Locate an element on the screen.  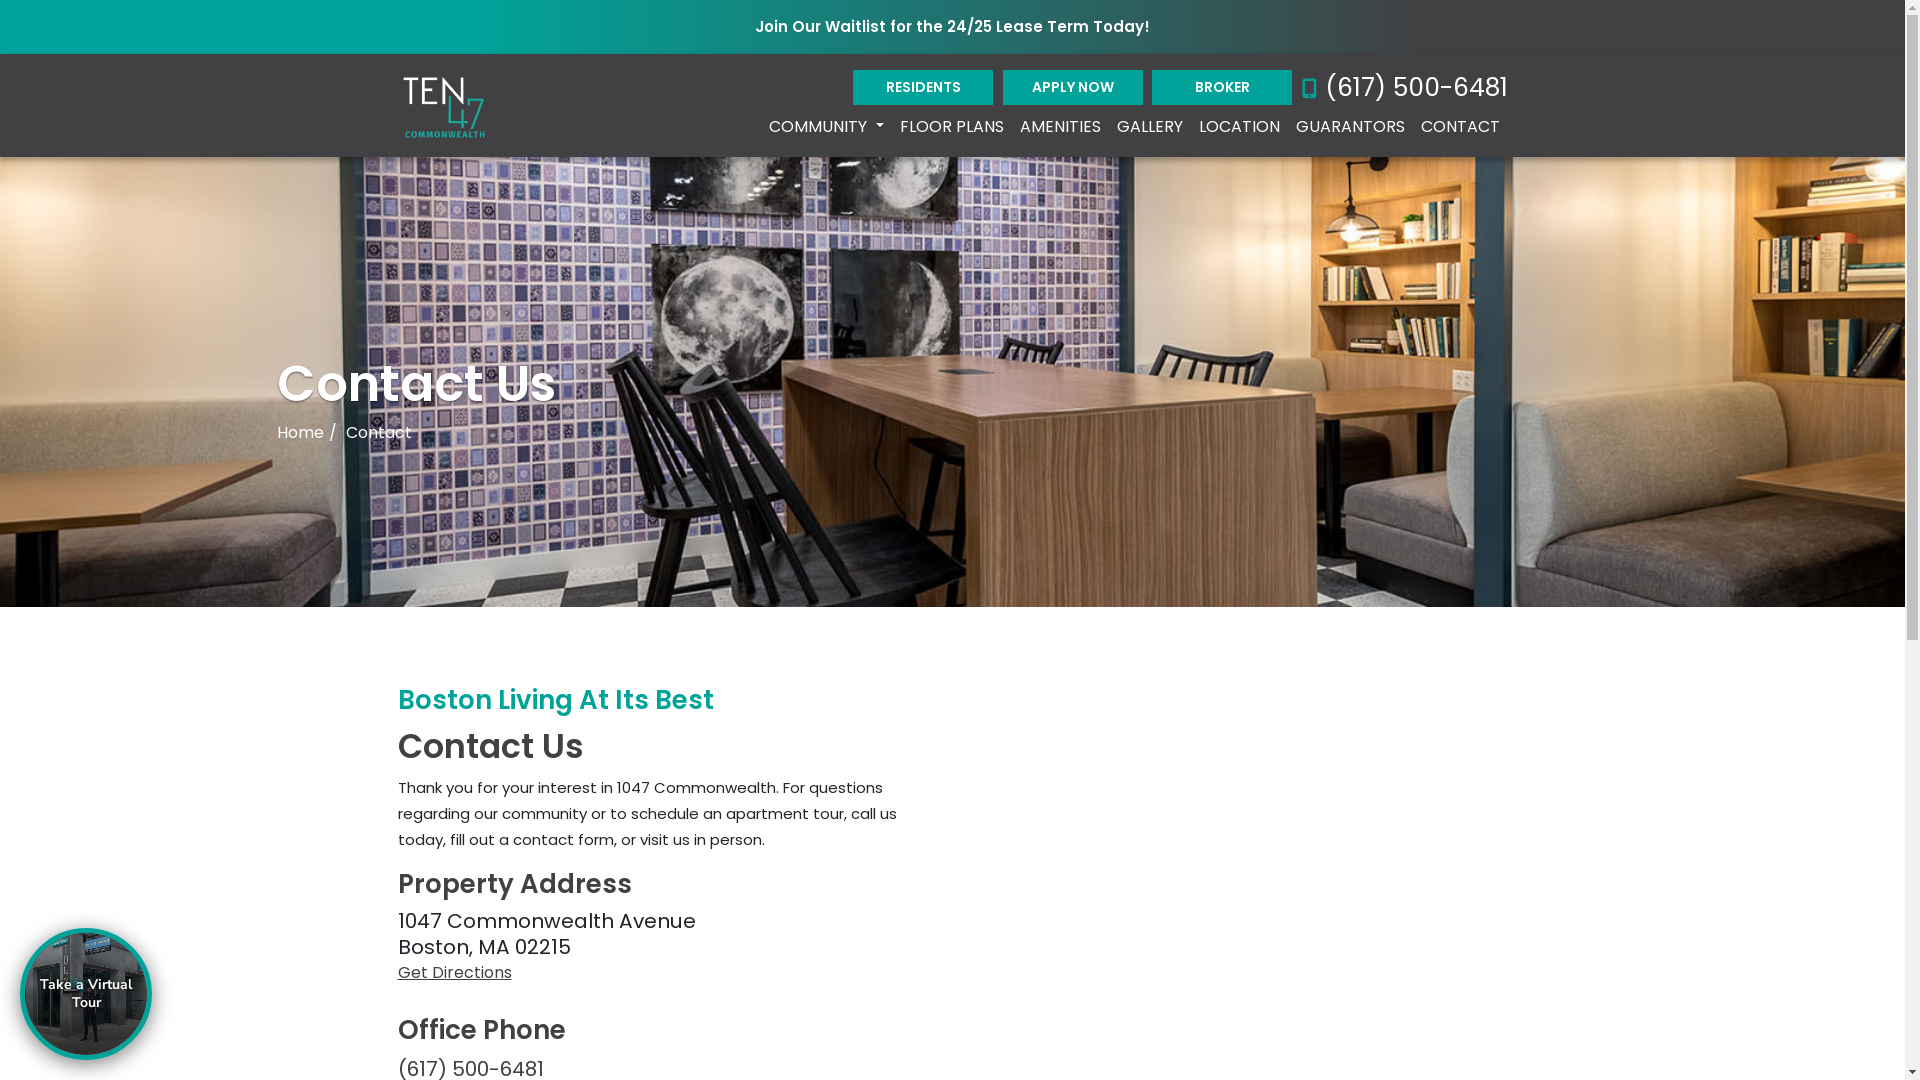
'RESIDENTS' is located at coordinates (921, 86).